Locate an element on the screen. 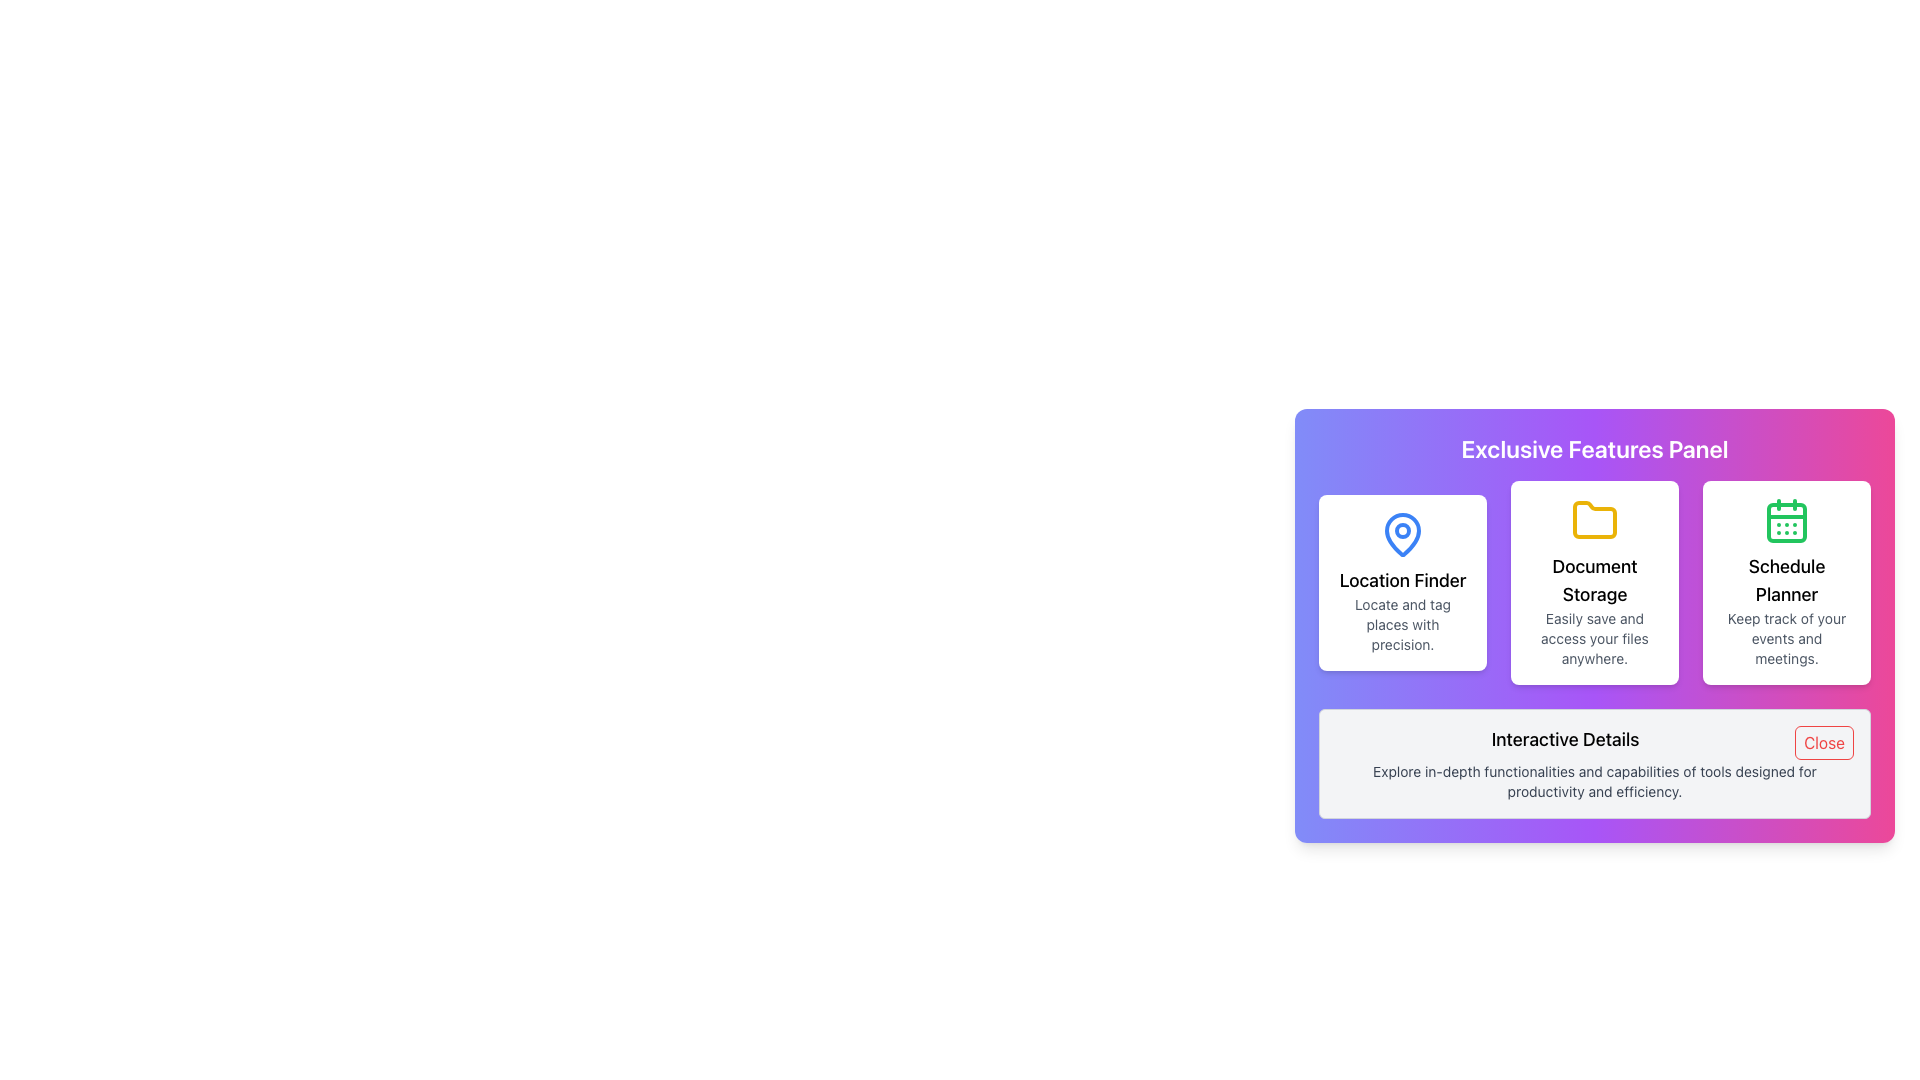 This screenshot has height=1080, width=1920. the 'Schedule Planner' text label located in the rightmost card of the 'Exclusive Features Panel', positioned beneath the green calendar icon is located at coordinates (1786, 581).